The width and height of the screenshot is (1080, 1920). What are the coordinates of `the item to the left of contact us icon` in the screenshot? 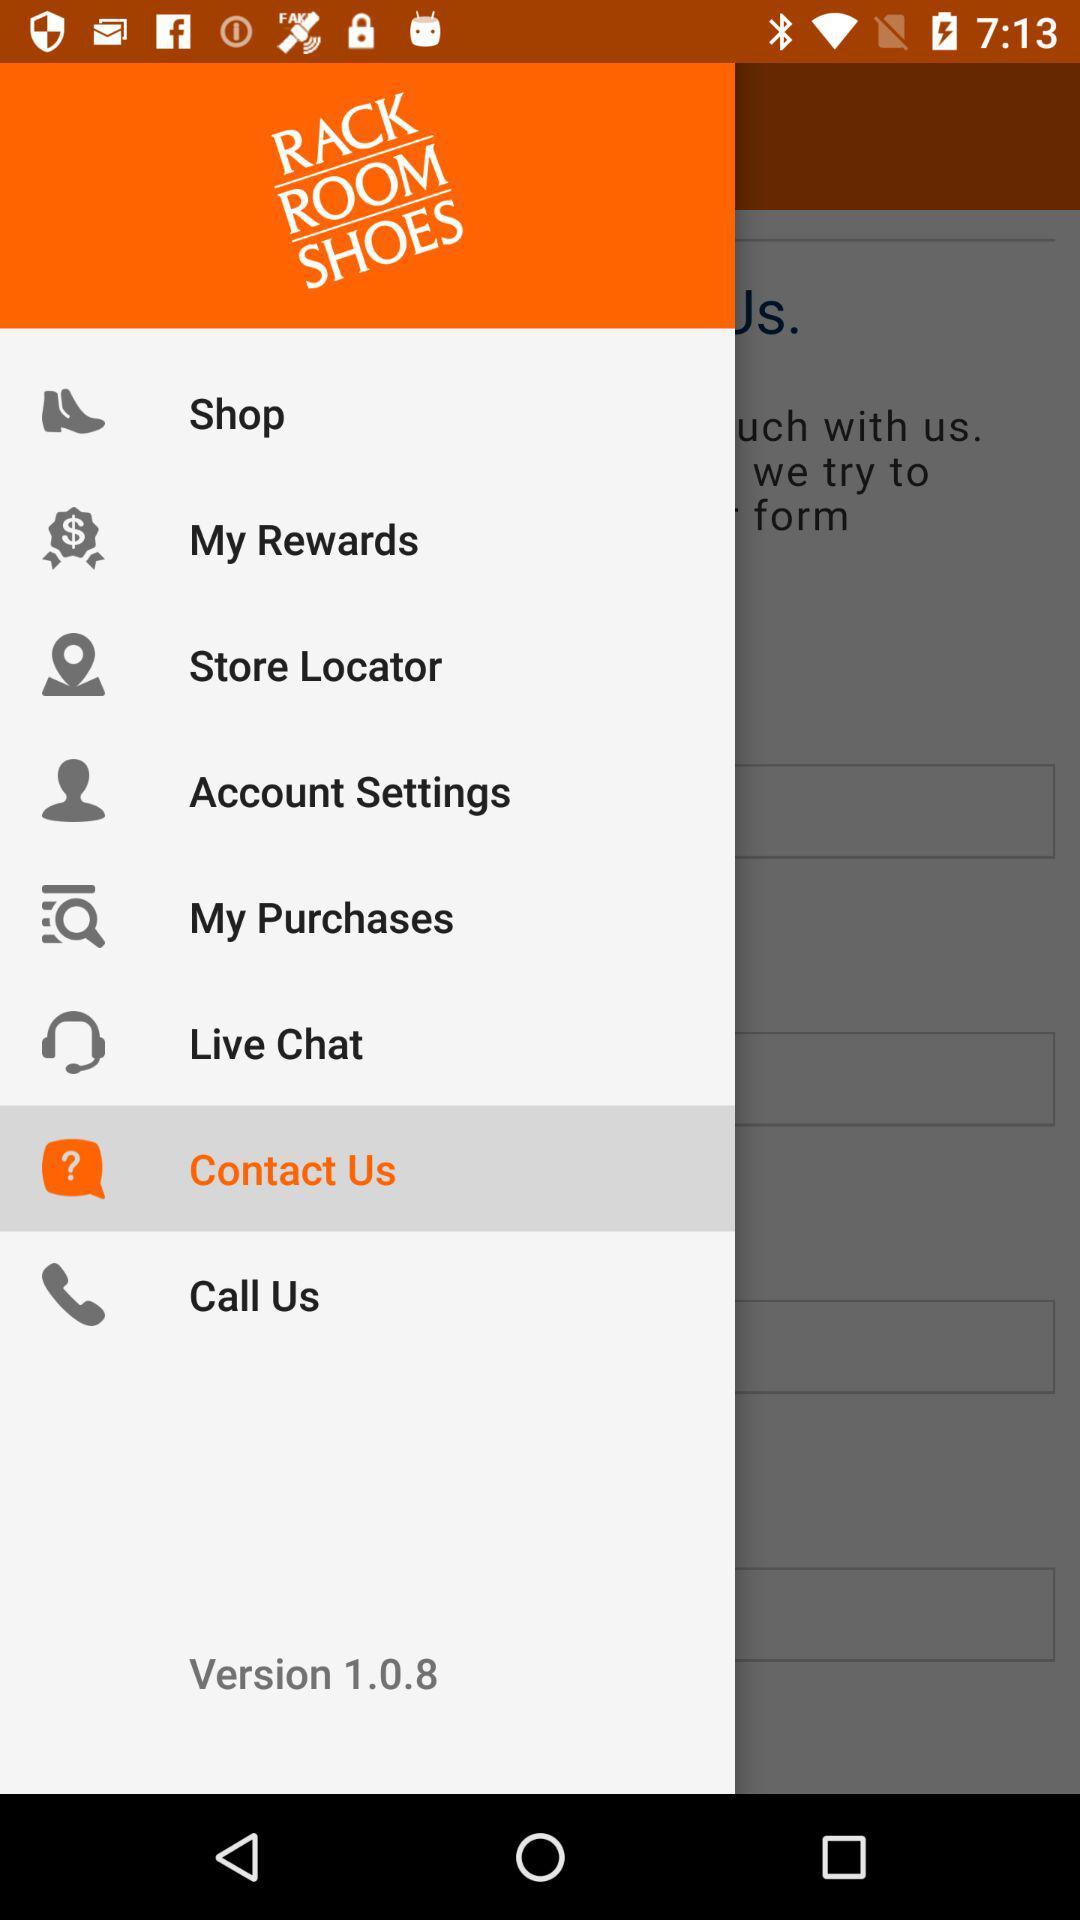 It's located at (72, 135).